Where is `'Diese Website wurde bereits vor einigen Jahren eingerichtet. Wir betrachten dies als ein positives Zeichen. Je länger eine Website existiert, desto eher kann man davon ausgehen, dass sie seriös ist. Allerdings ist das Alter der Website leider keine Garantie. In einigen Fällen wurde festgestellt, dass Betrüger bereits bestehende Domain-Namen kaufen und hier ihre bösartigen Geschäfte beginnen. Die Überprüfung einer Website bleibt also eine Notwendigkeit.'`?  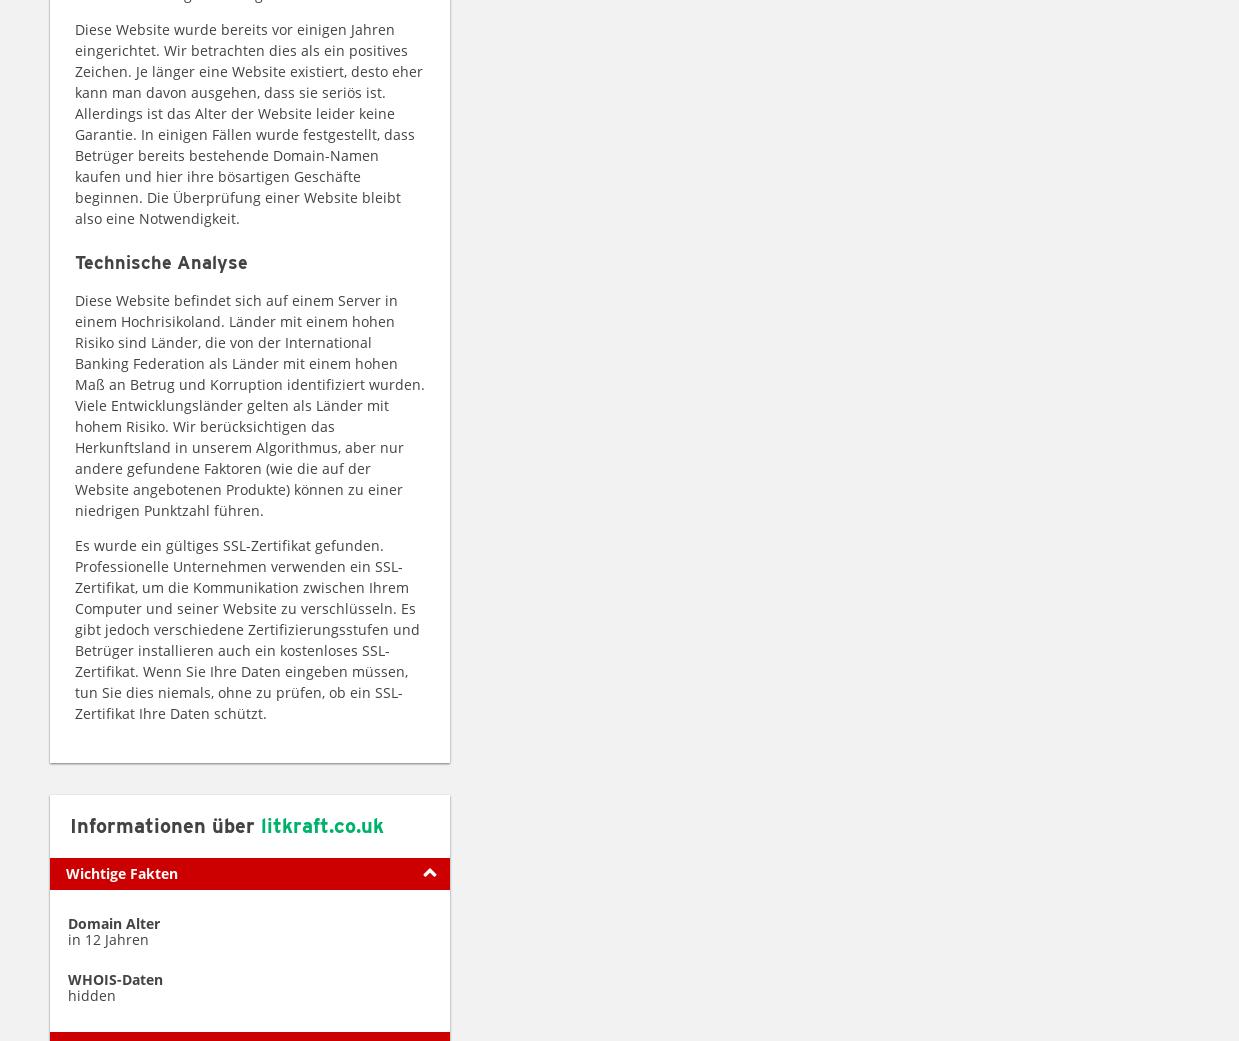 'Diese Website wurde bereits vor einigen Jahren eingerichtet. Wir betrachten dies als ein positives Zeichen. Je länger eine Website existiert, desto eher kann man davon ausgehen, dass sie seriös ist. Allerdings ist das Alter der Website leider keine Garantie. In einigen Fällen wurde festgestellt, dass Betrüger bereits bestehende Domain-Namen kaufen und hier ihre bösartigen Geschäfte beginnen. Die Überprüfung einer Website bleibt also eine Notwendigkeit.' is located at coordinates (248, 123).